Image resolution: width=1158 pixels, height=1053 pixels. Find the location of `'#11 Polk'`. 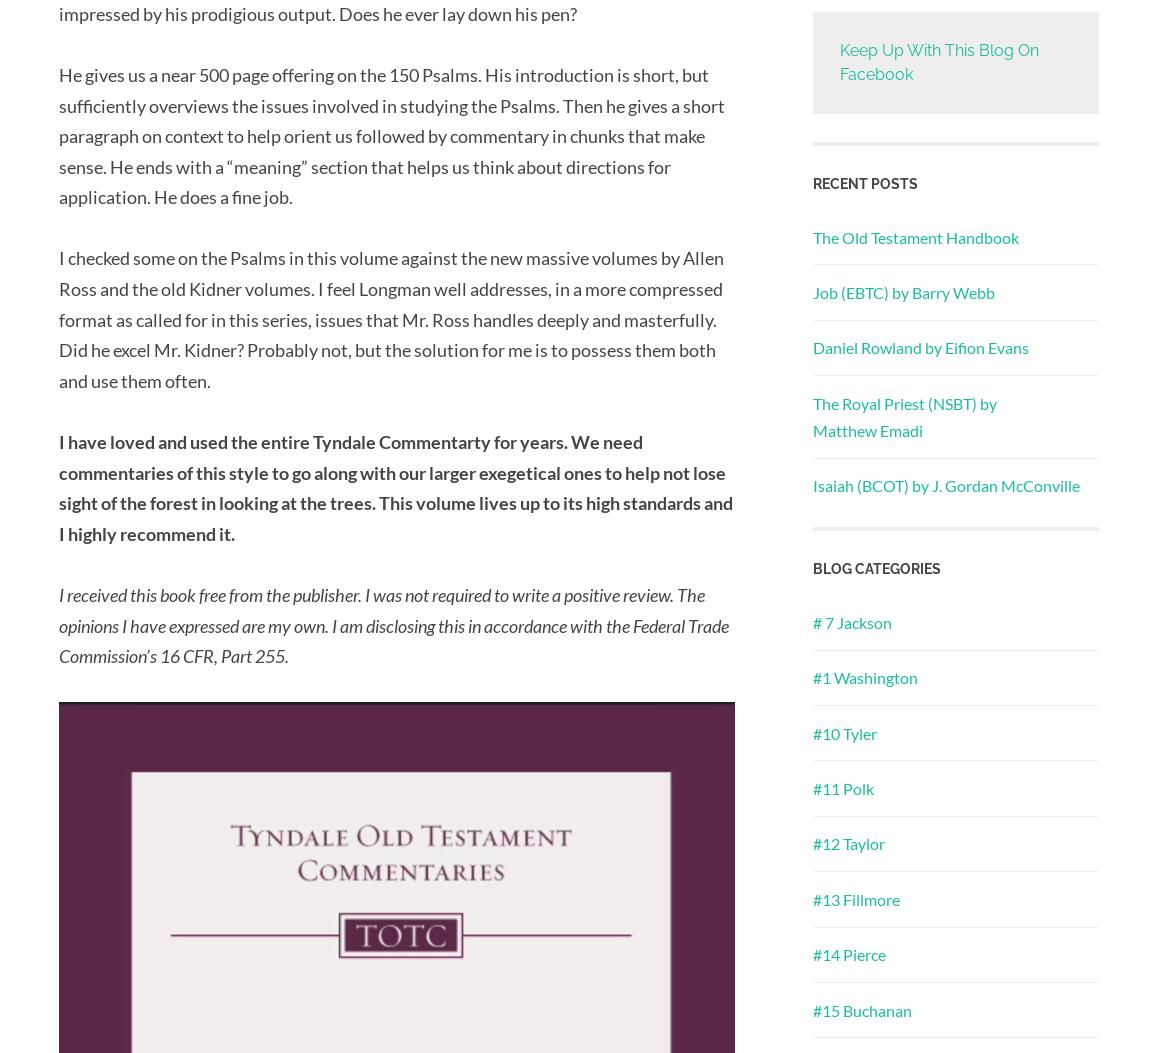

'#11 Polk' is located at coordinates (842, 788).